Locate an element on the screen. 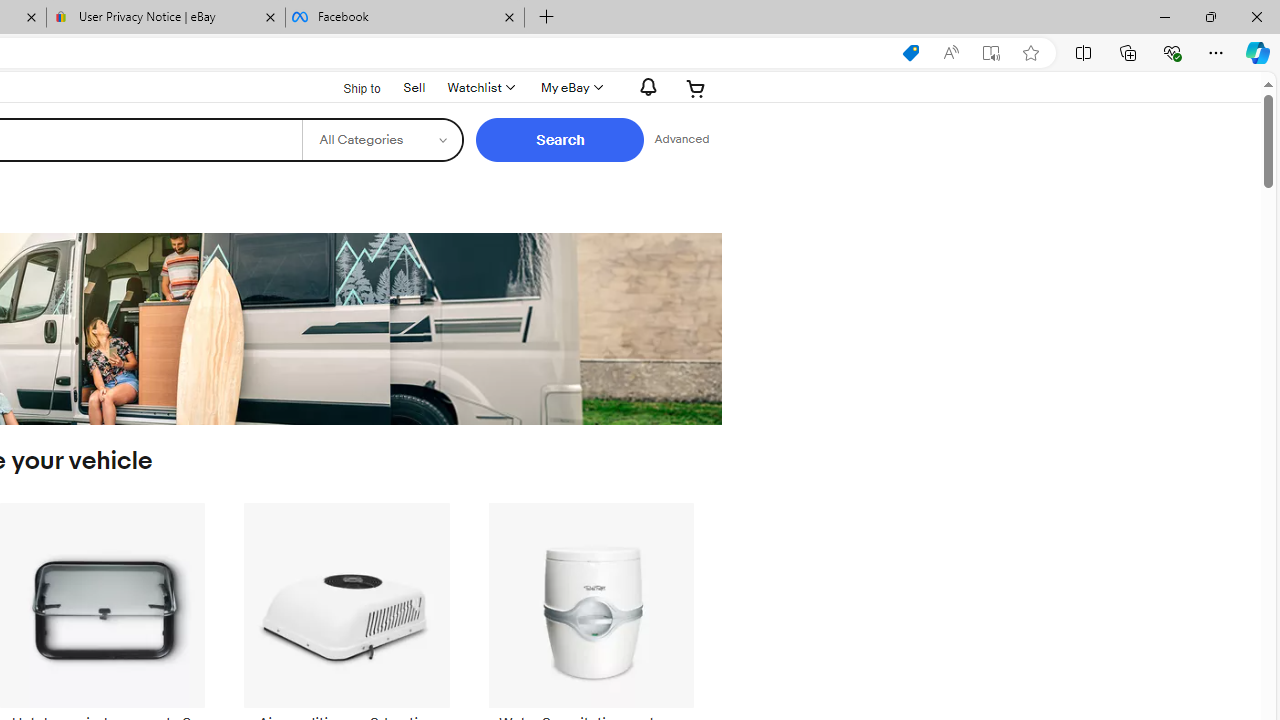 This screenshot has height=720, width=1280. 'My eBay' is located at coordinates (569, 87).